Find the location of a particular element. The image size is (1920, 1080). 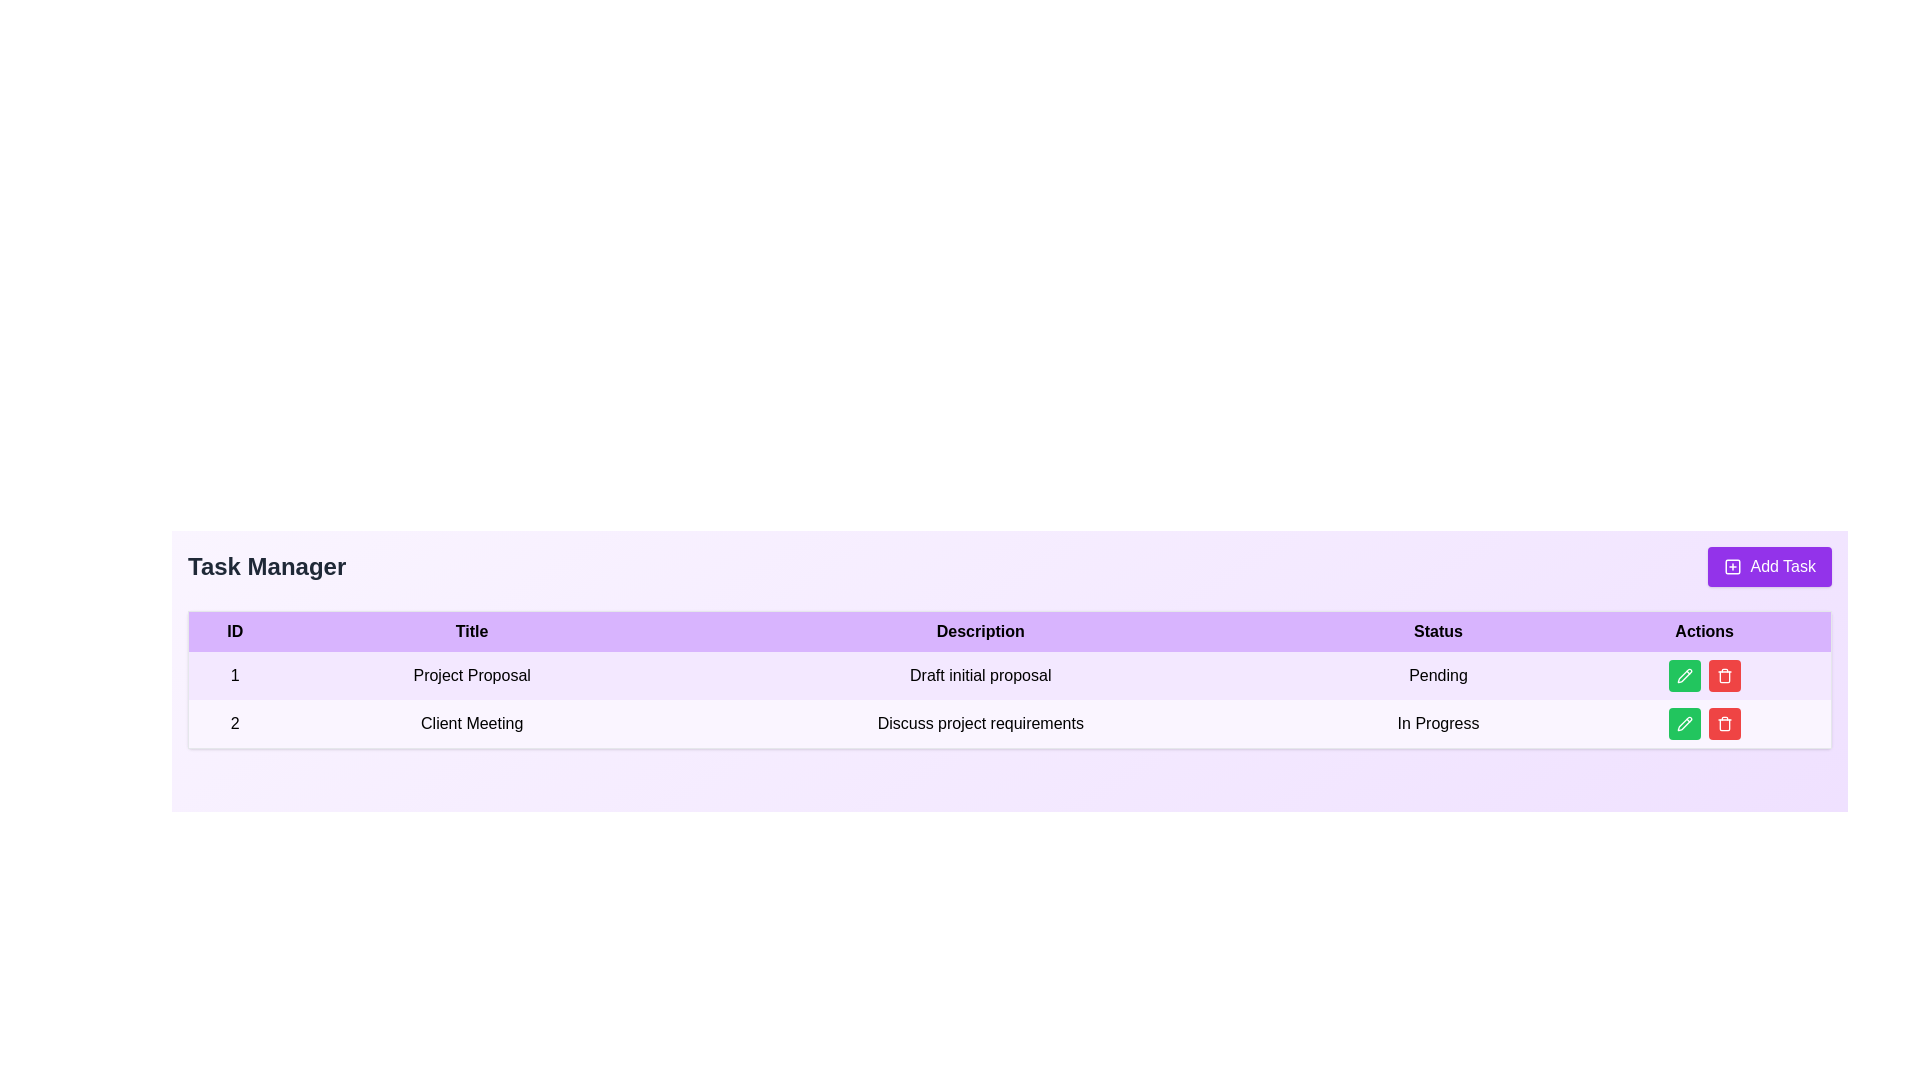

the trash icon in the 'Actions' column of the second row under 'Client Meeting' is located at coordinates (1723, 676).